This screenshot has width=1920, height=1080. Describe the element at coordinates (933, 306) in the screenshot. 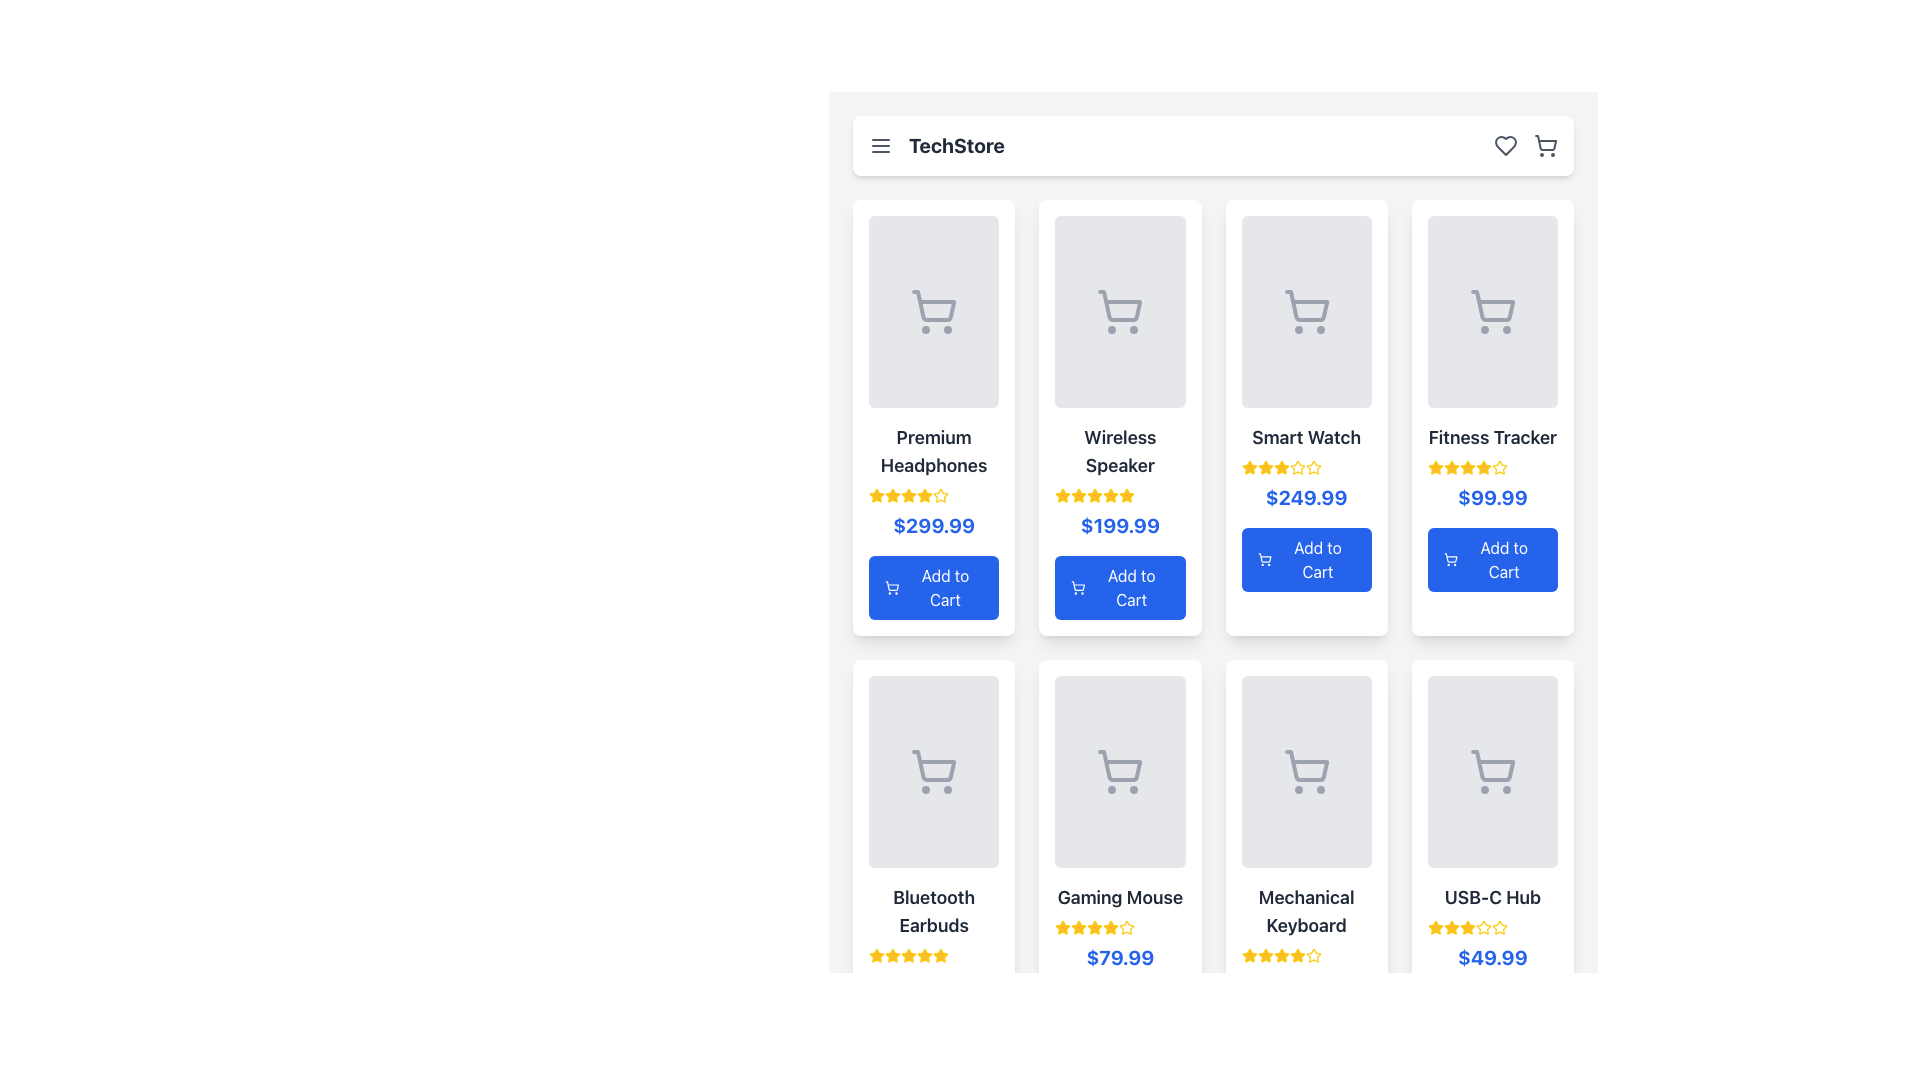

I see `the shopping cart icon located at the top-center of the product card for 'Premium Headphones.'` at that location.